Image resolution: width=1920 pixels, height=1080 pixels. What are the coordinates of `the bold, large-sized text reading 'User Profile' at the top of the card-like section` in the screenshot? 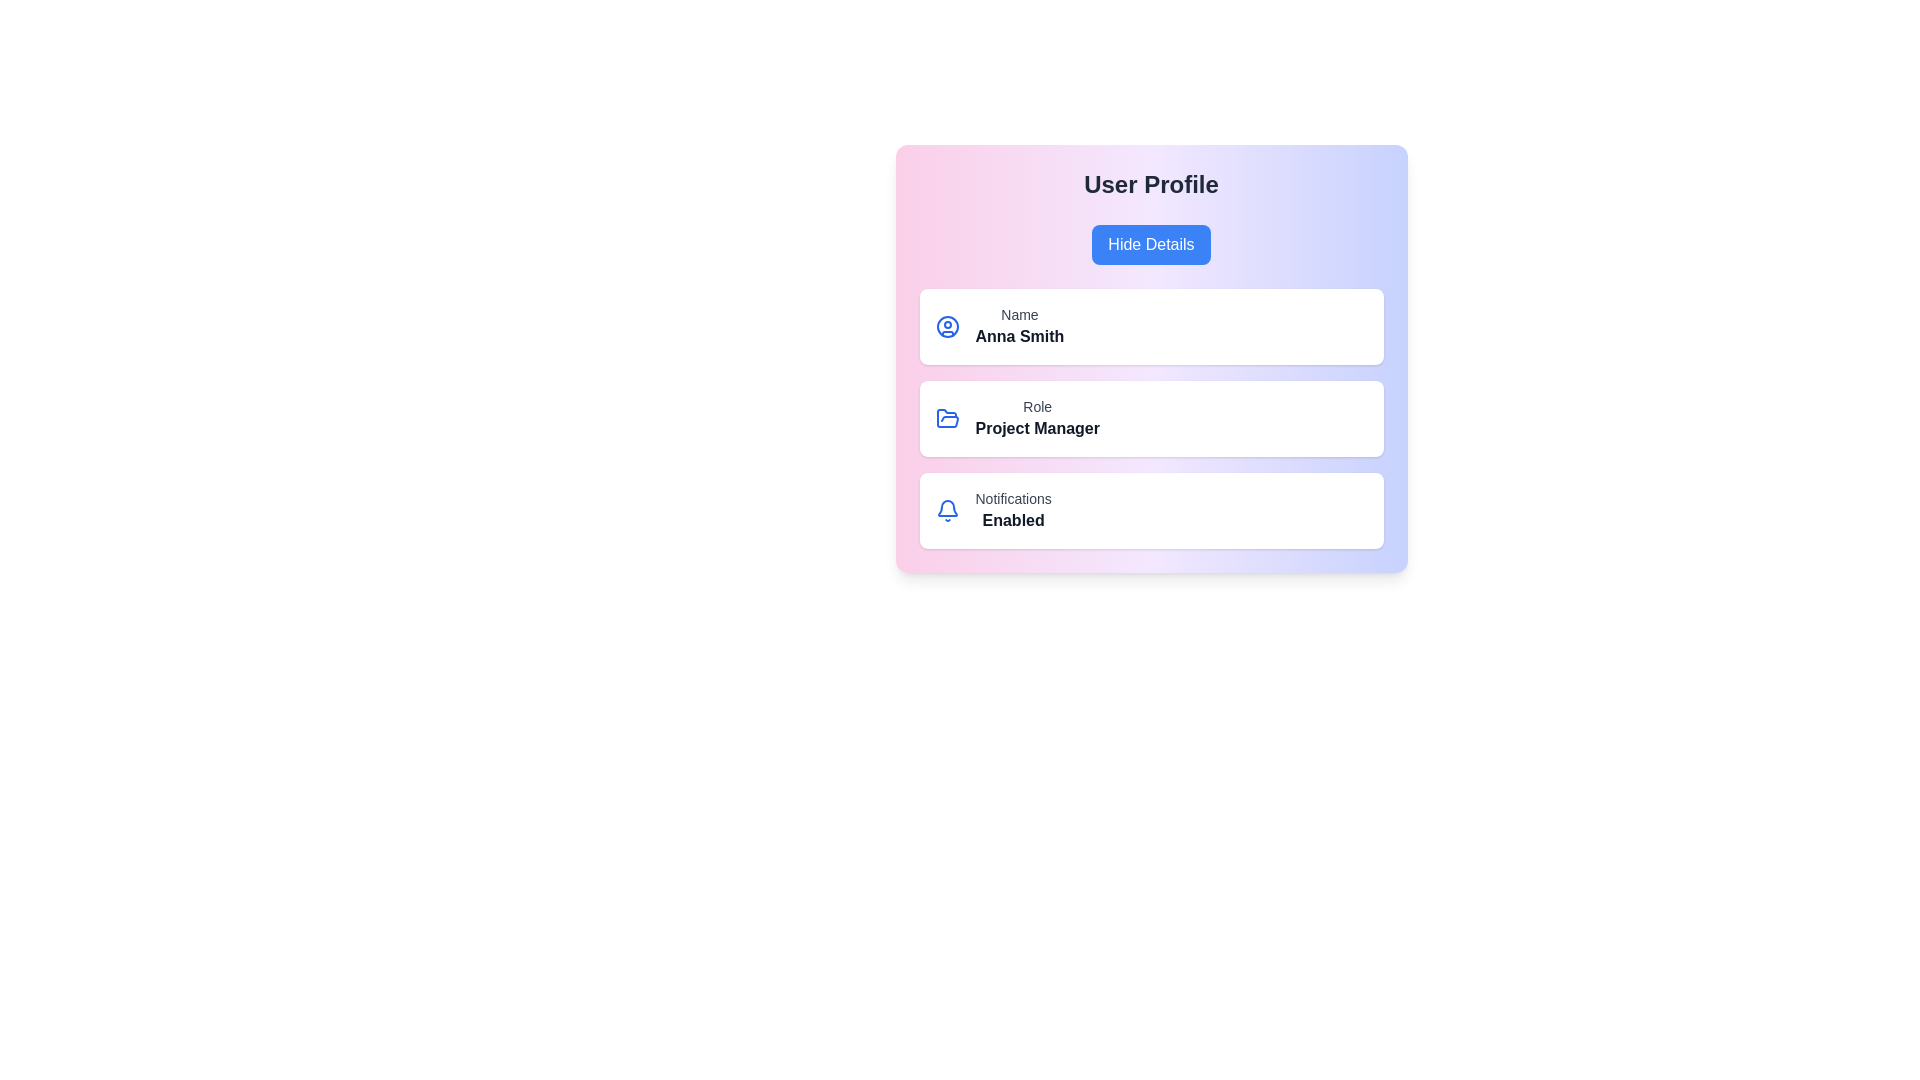 It's located at (1151, 185).